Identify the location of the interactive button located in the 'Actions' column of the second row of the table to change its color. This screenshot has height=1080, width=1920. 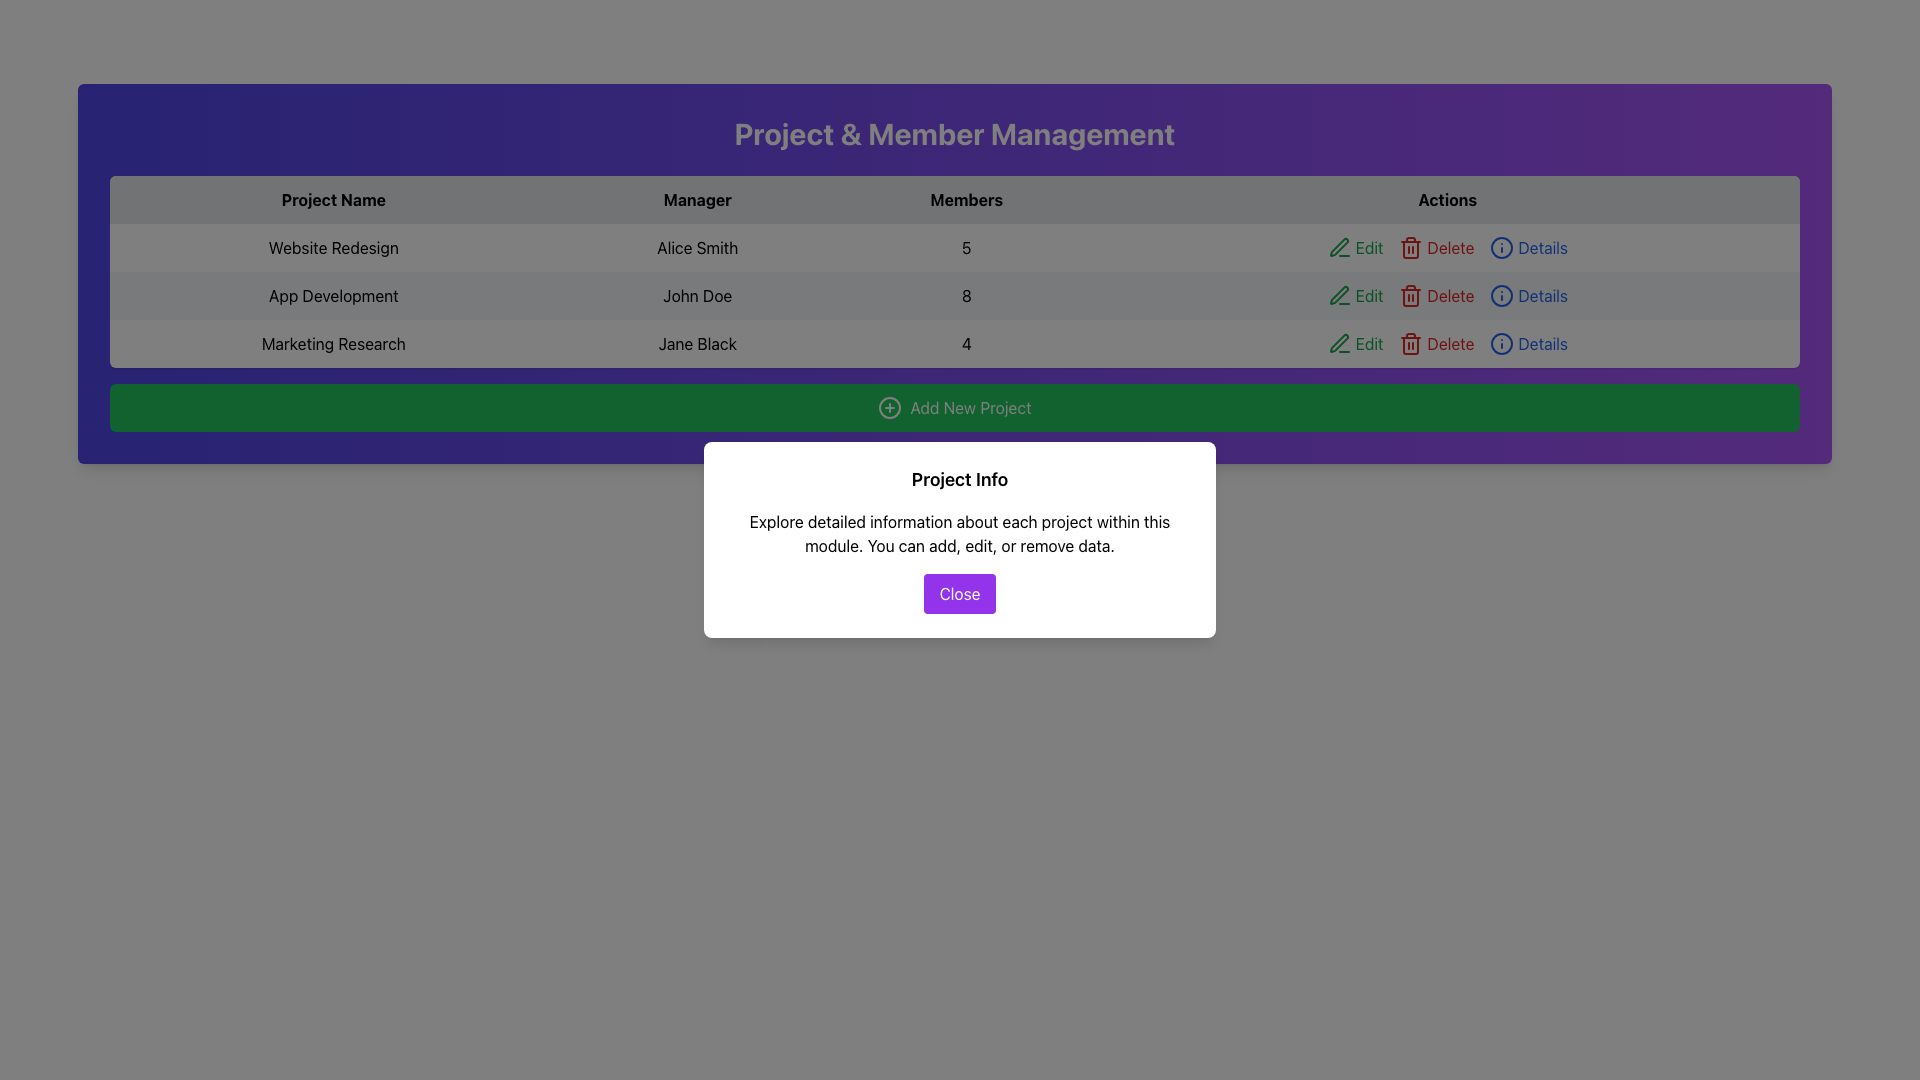
(1355, 296).